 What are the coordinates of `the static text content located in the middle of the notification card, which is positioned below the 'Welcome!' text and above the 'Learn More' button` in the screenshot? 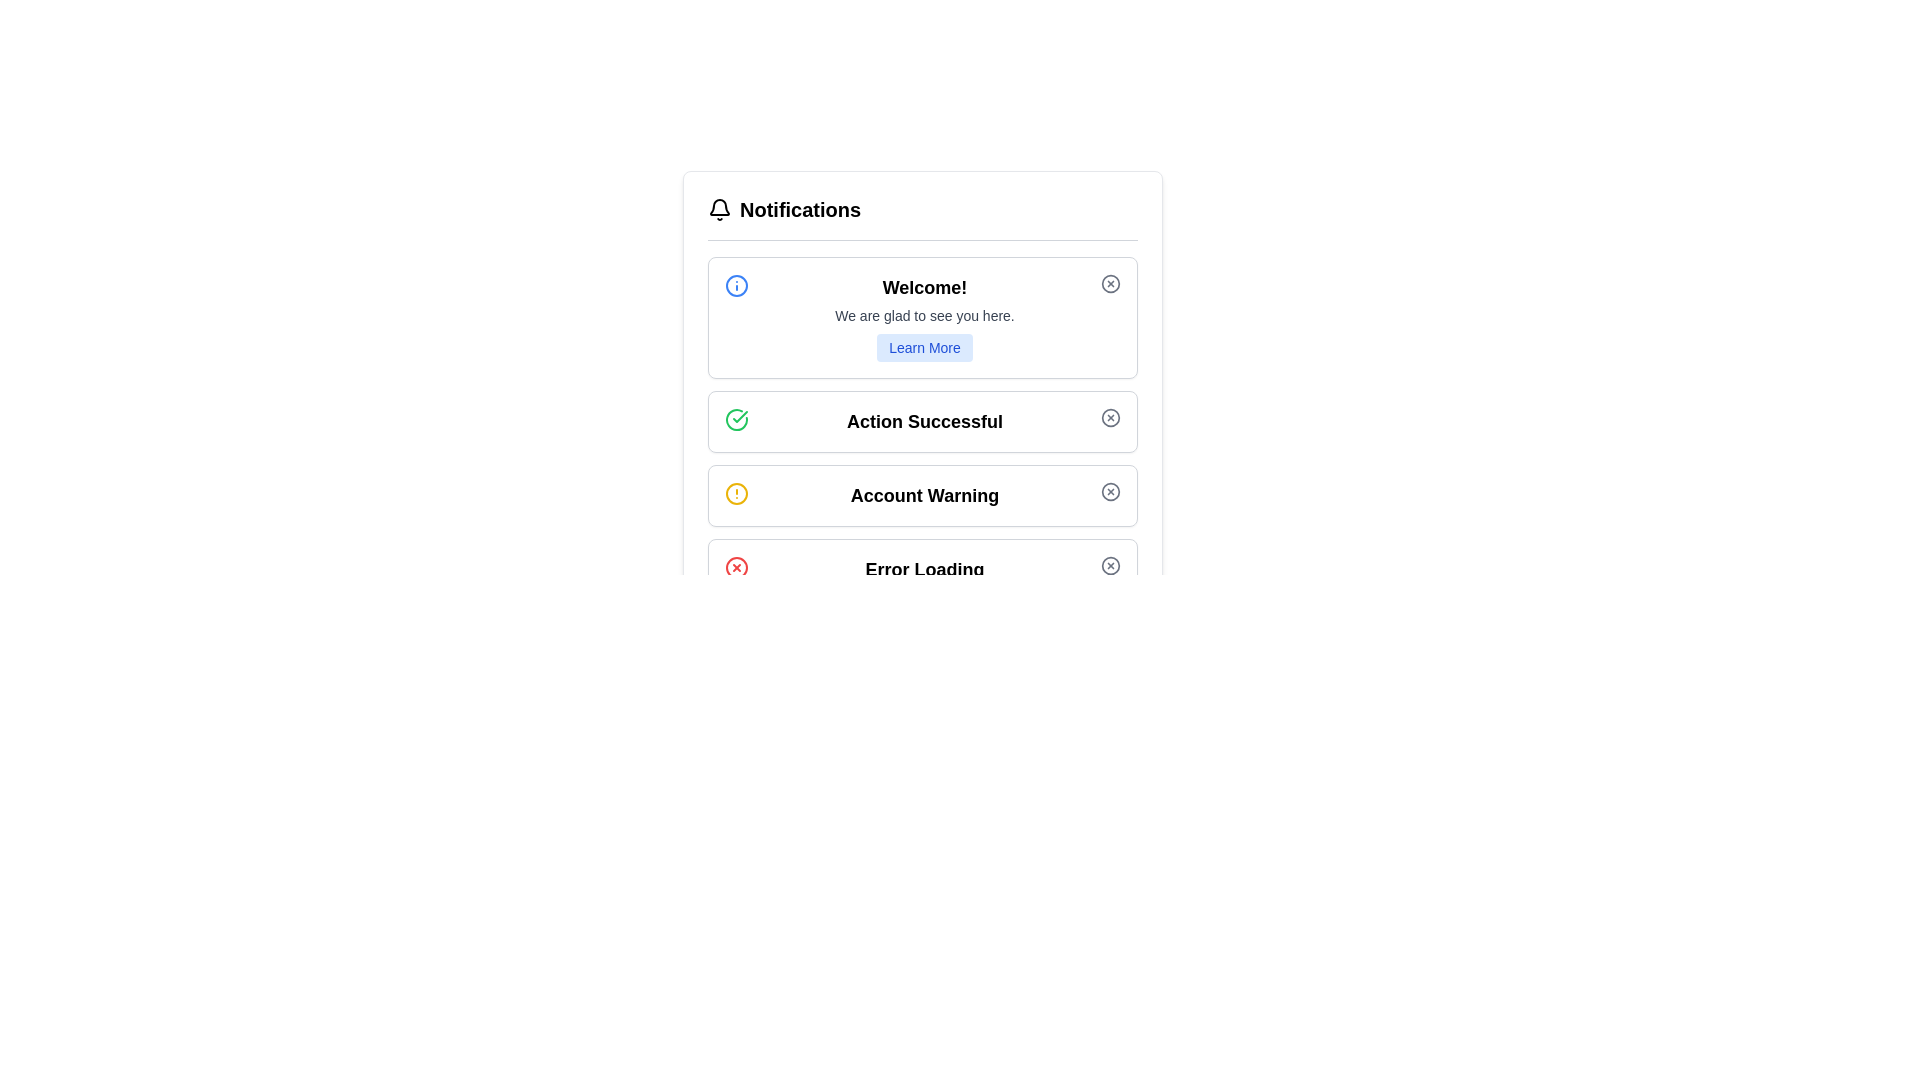 It's located at (924, 315).